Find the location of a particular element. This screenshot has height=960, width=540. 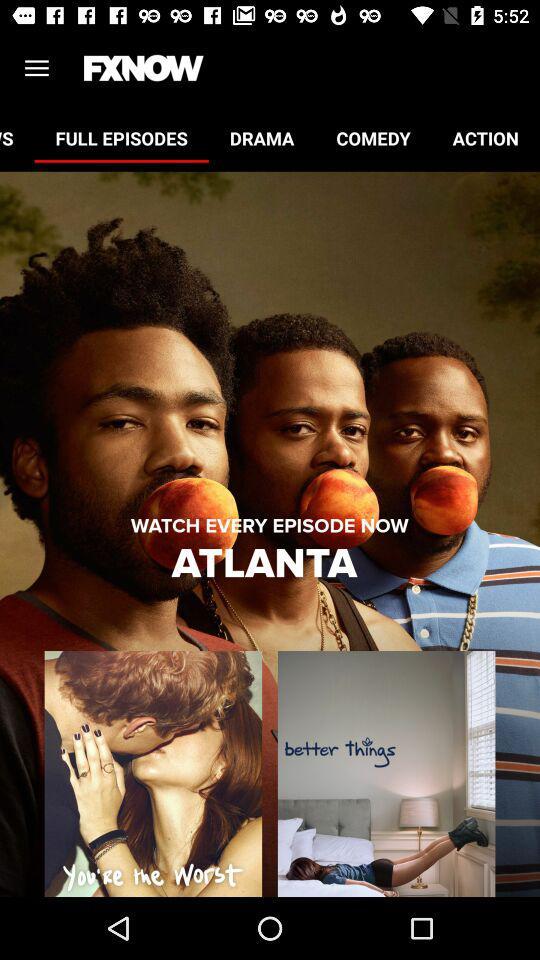

atlanta is located at coordinates (269, 564).